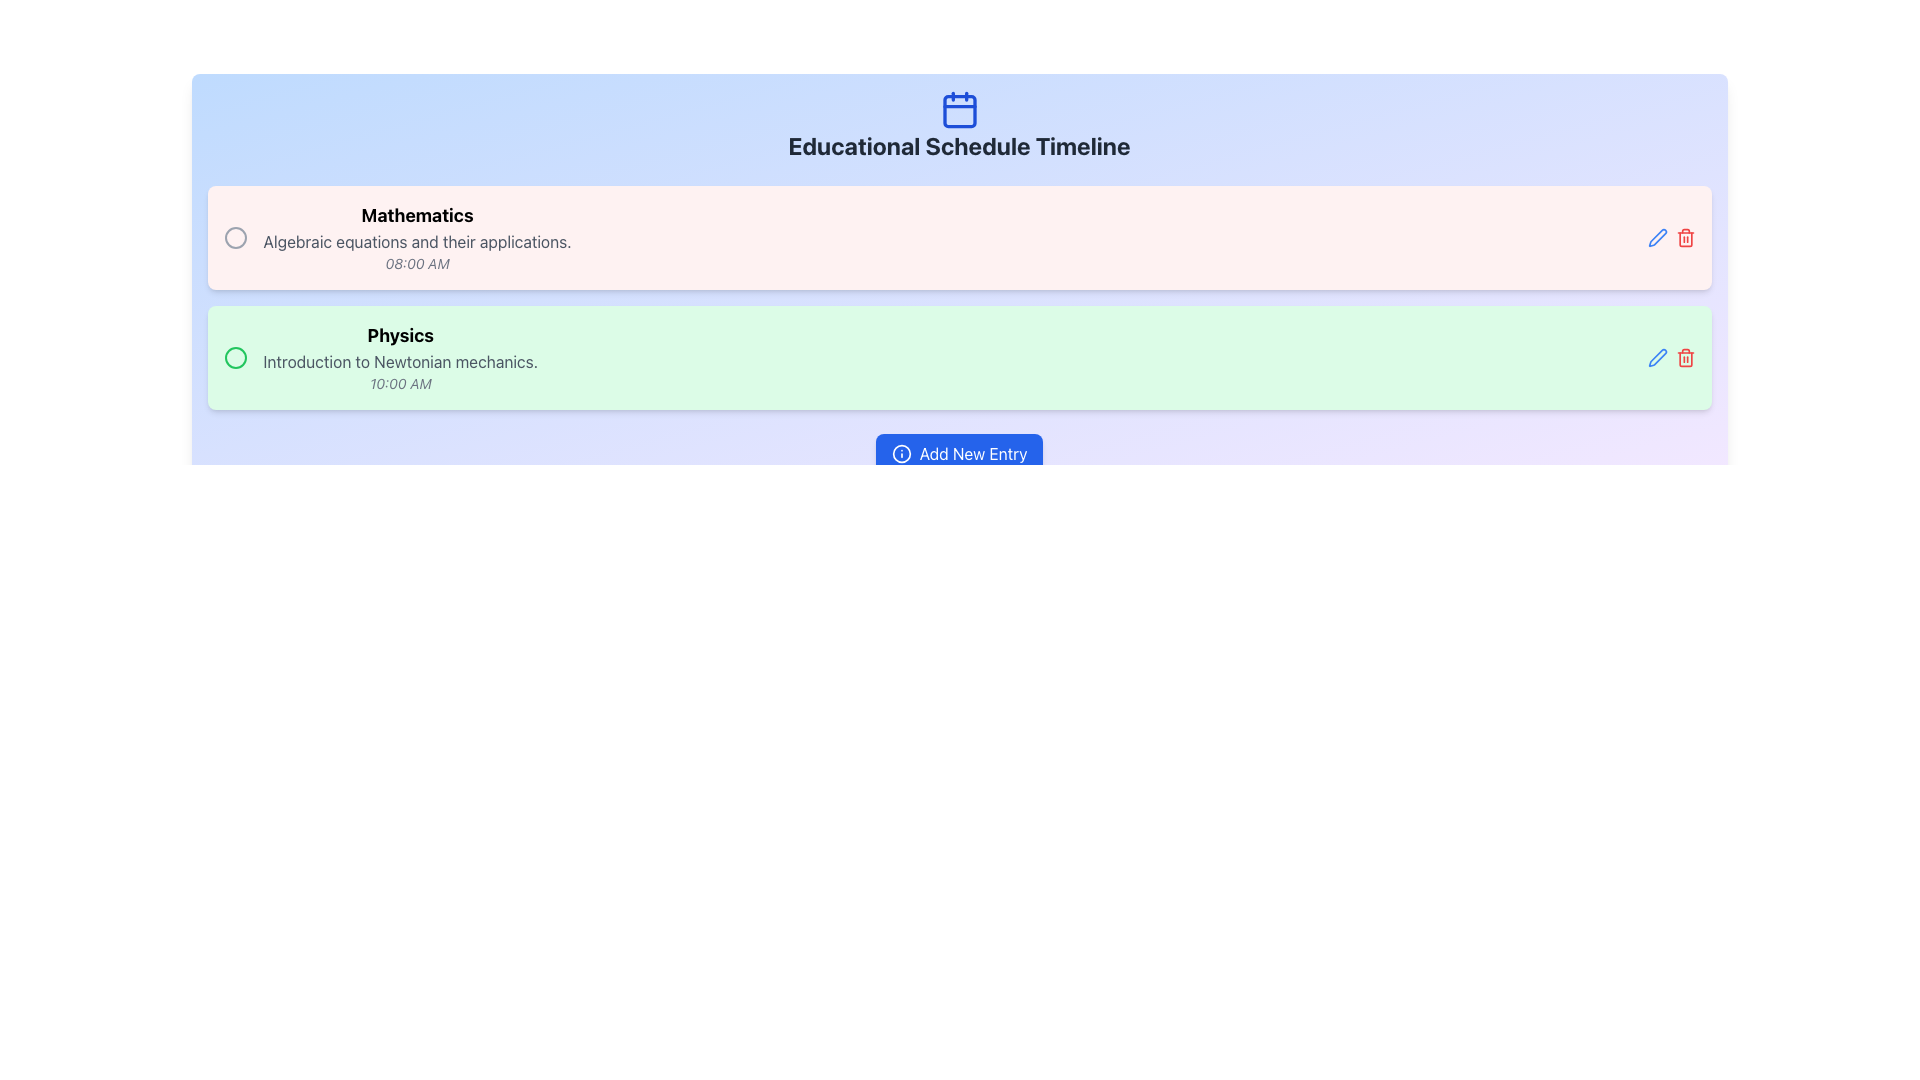  What do you see at coordinates (380, 357) in the screenshot?
I see `the composite information display for the 'Physics' schedule entry, which includes a title, description, and timestamp, located within the green card beneath the 'Mathematics' entry` at bounding box center [380, 357].